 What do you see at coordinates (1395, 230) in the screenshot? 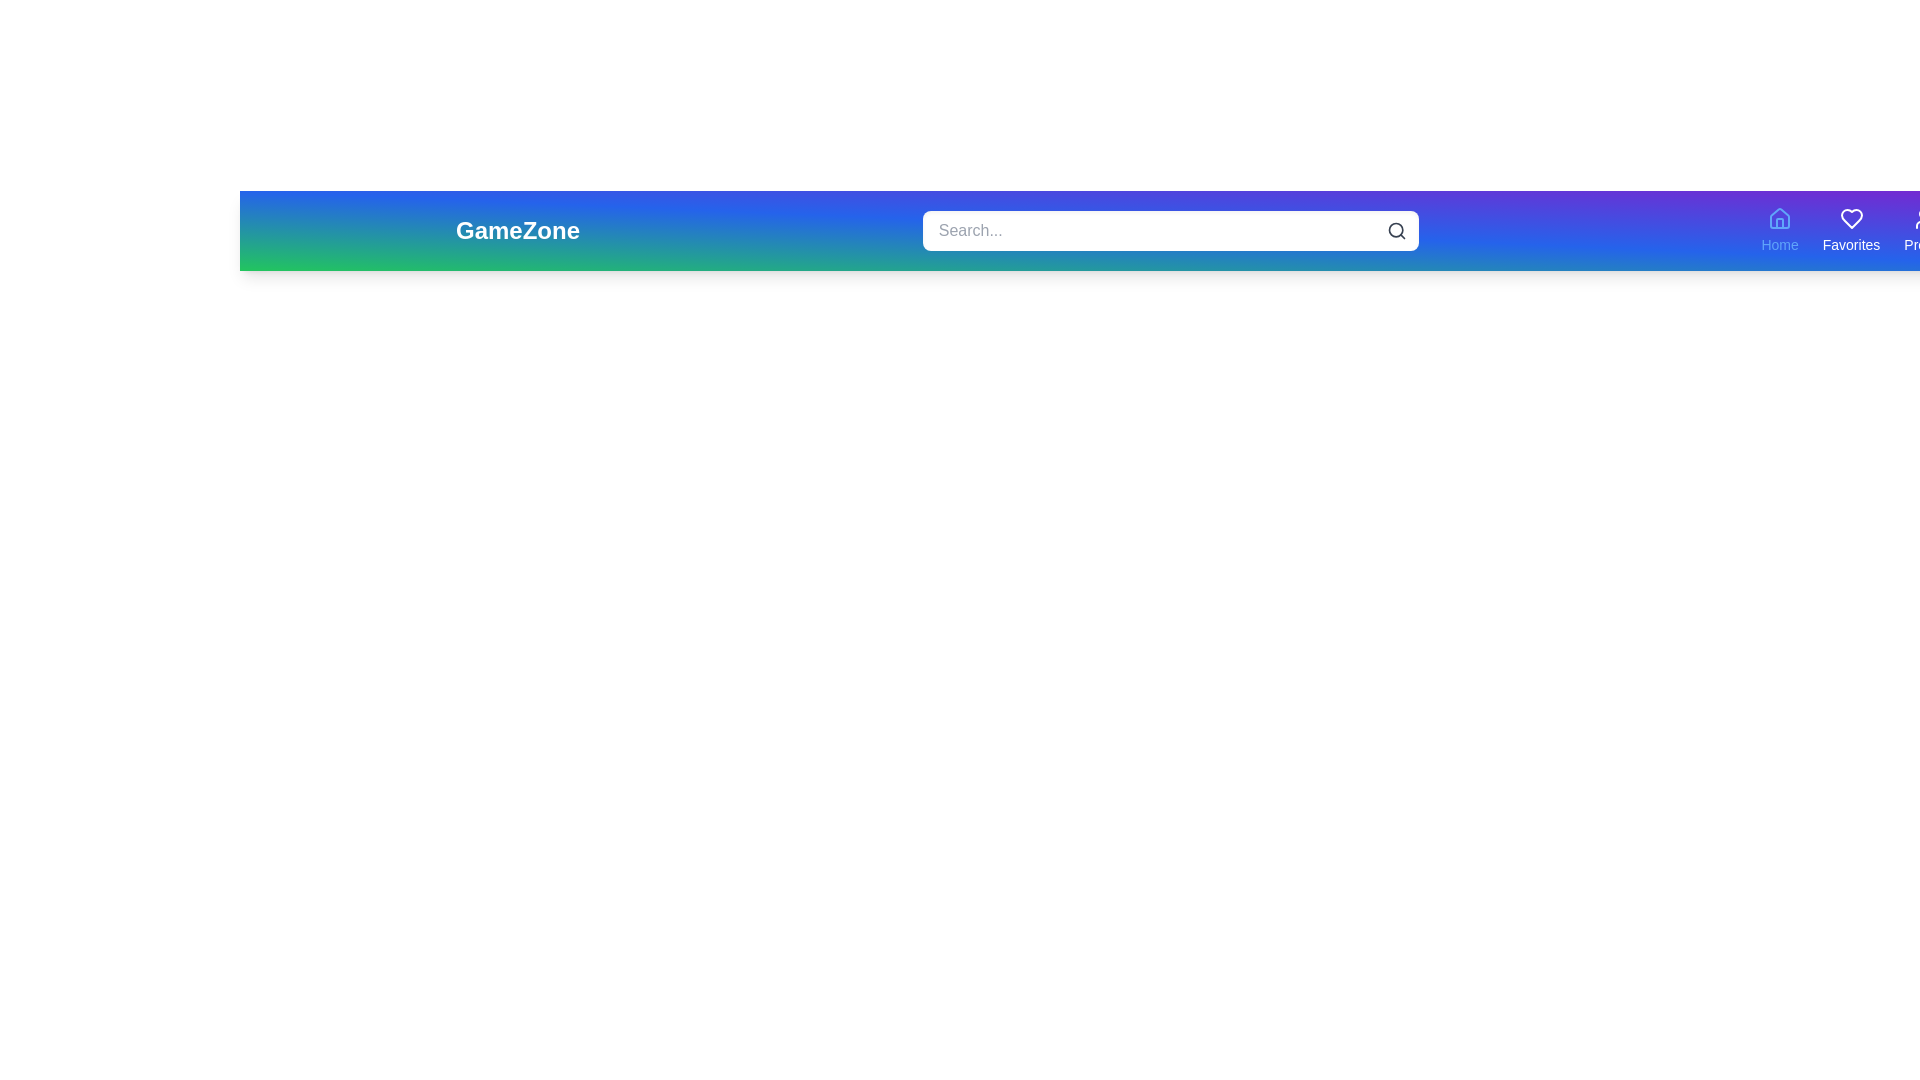
I see `the search icon to initiate a search` at bounding box center [1395, 230].